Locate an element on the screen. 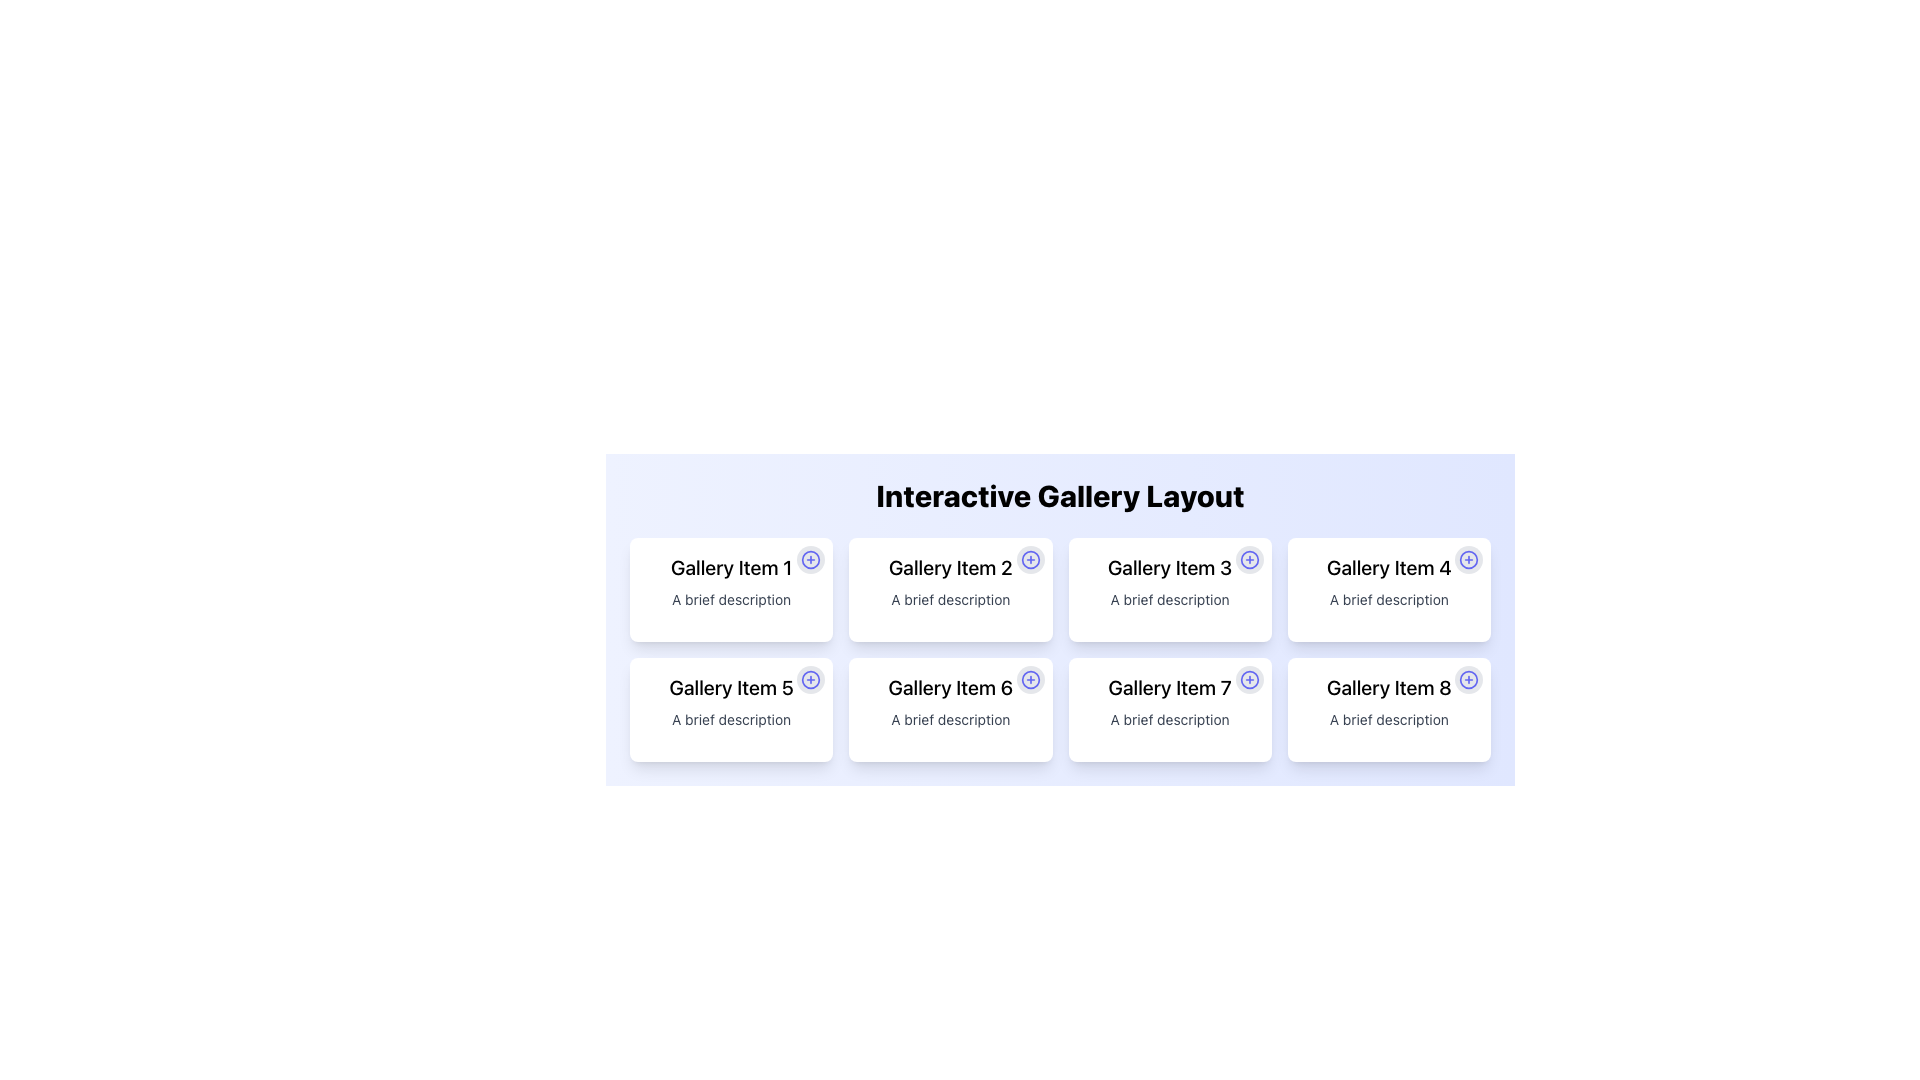  descriptive text of the gallery item card located in the bottom-right corner of the grid layout, specifically the 8th item which includes a circular '+' icon is located at coordinates (1388, 708).